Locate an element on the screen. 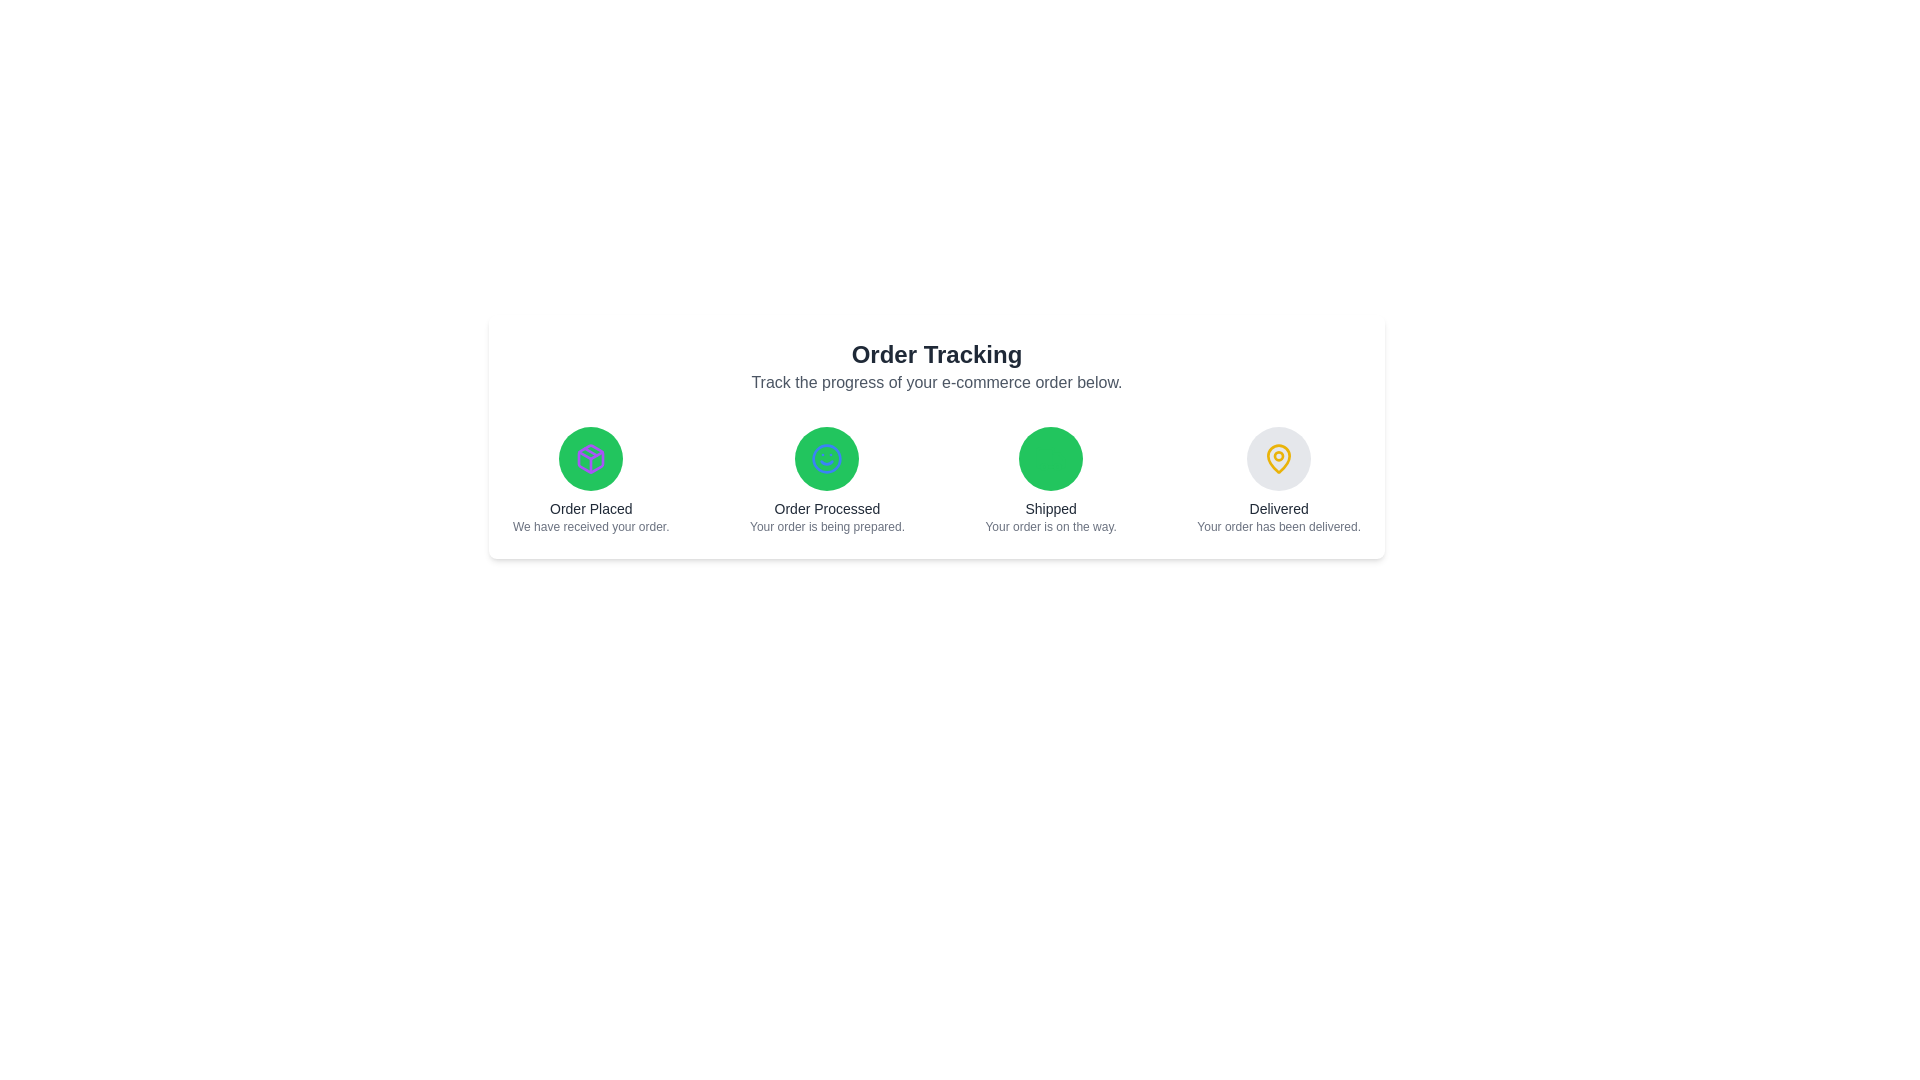  the text element that reads 'Your order is on the way.' which is styled in a small, centered, gray font and located below the green icon representing the shipping status is located at coordinates (1050, 526).